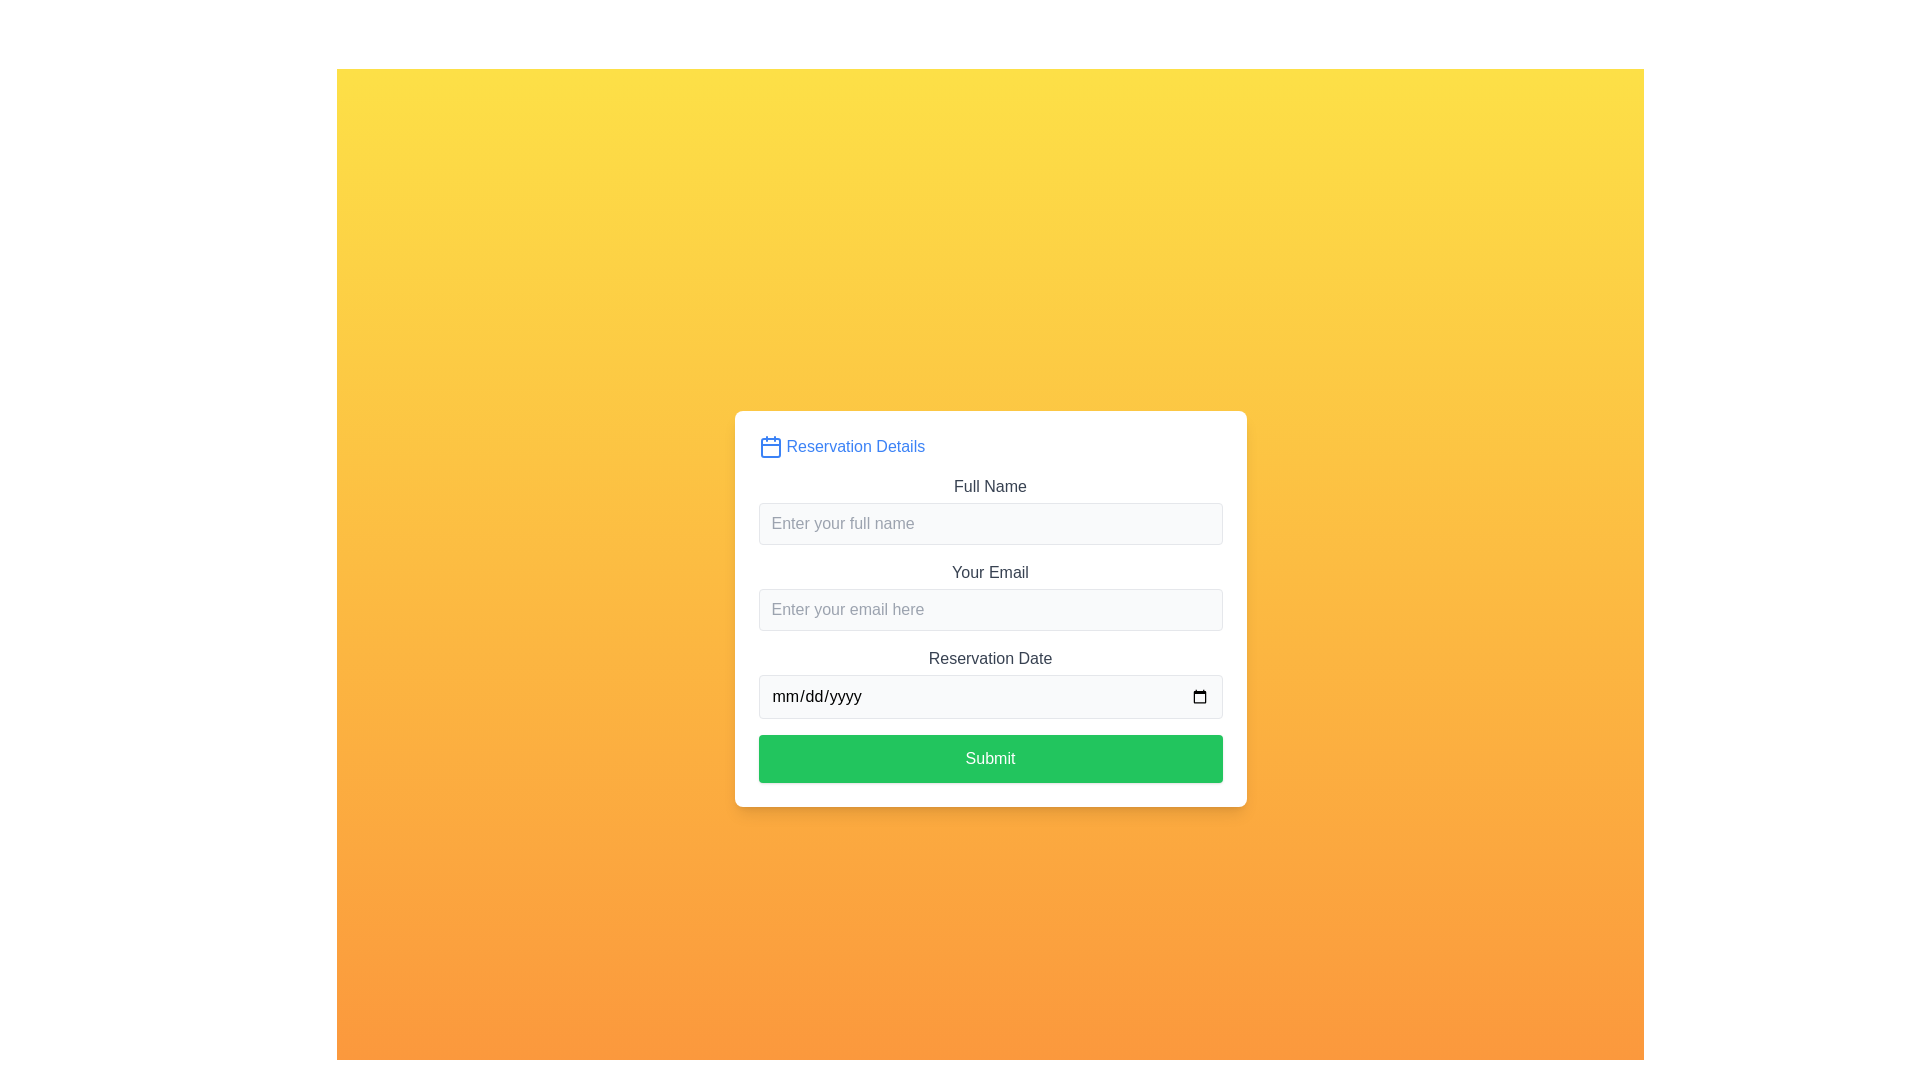 This screenshot has width=1920, height=1080. What do you see at coordinates (769, 446) in the screenshot?
I see `the calendar icon that is the first element in the 'Reservation Details' heading, aligned to the left of the text` at bounding box center [769, 446].